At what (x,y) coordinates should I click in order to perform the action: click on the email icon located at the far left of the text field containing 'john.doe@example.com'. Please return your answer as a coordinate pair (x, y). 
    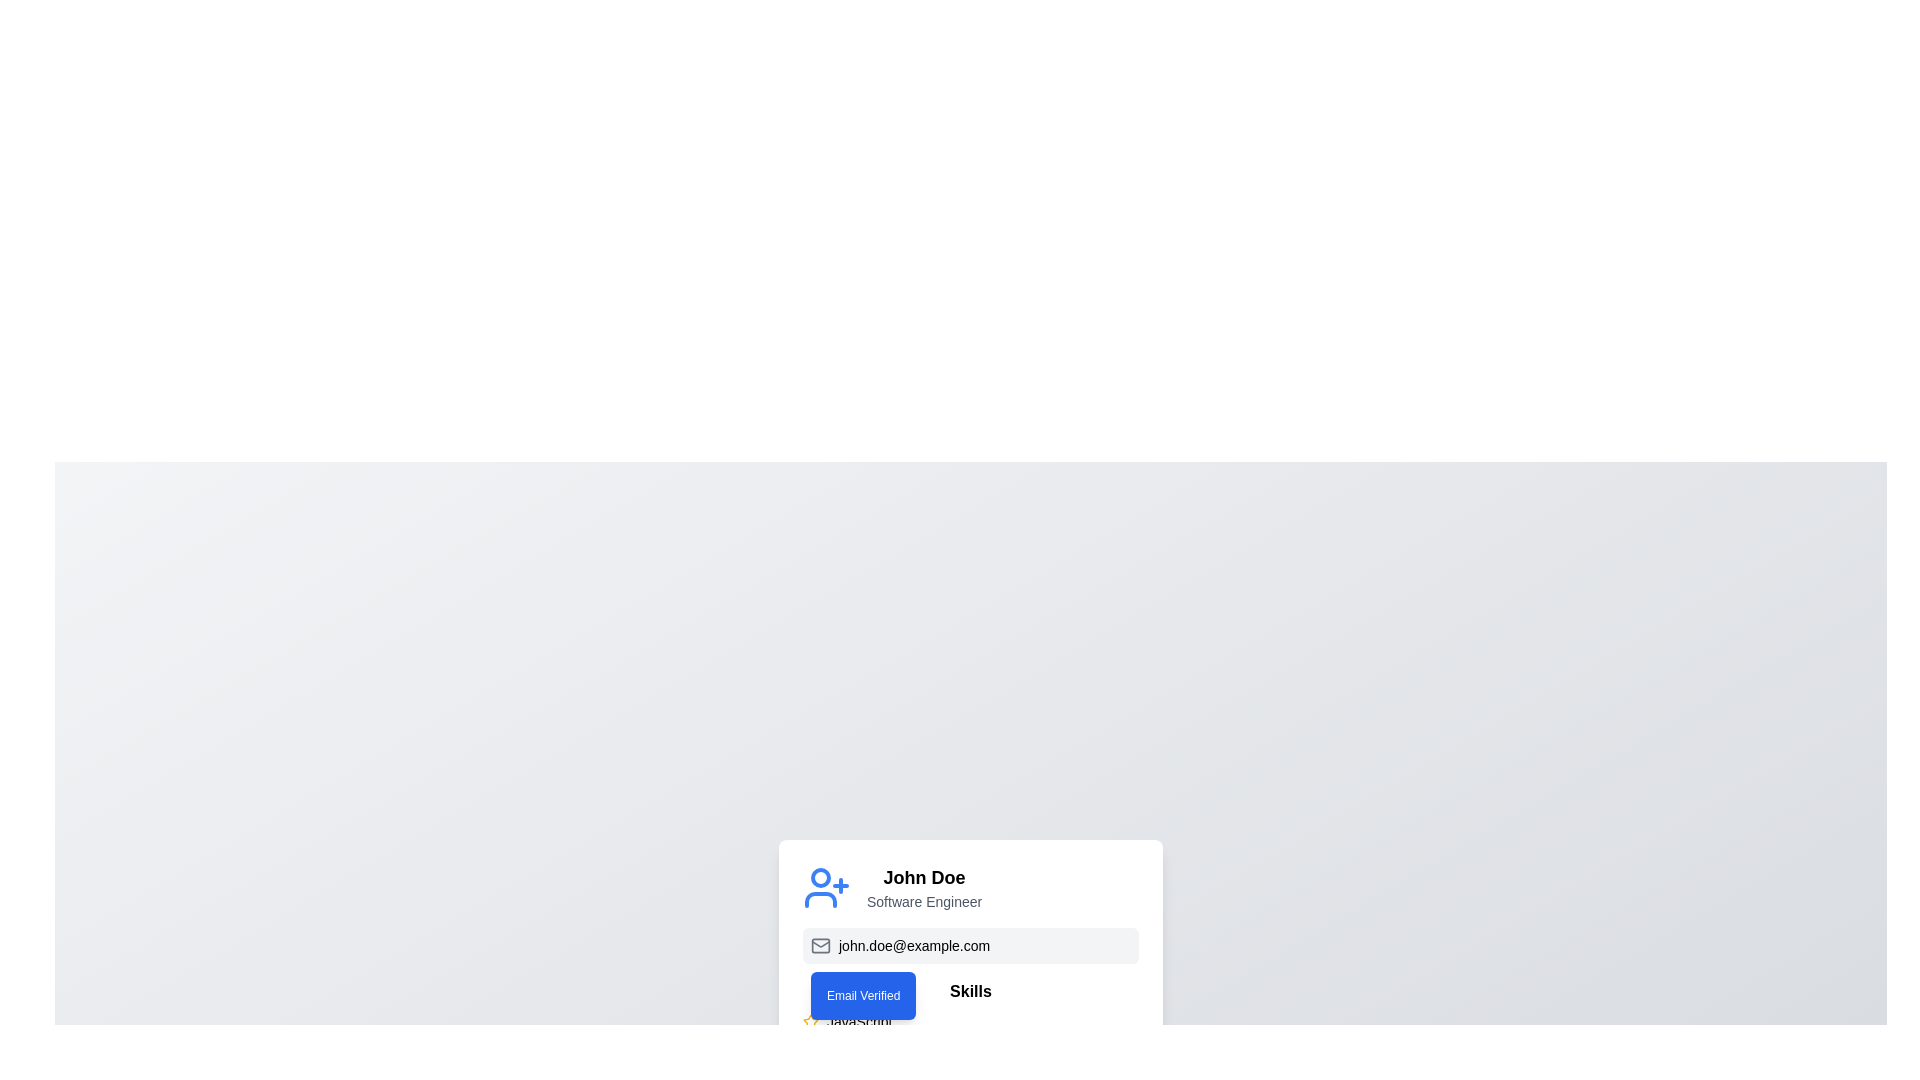
    Looking at the image, I should click on (820, 945).